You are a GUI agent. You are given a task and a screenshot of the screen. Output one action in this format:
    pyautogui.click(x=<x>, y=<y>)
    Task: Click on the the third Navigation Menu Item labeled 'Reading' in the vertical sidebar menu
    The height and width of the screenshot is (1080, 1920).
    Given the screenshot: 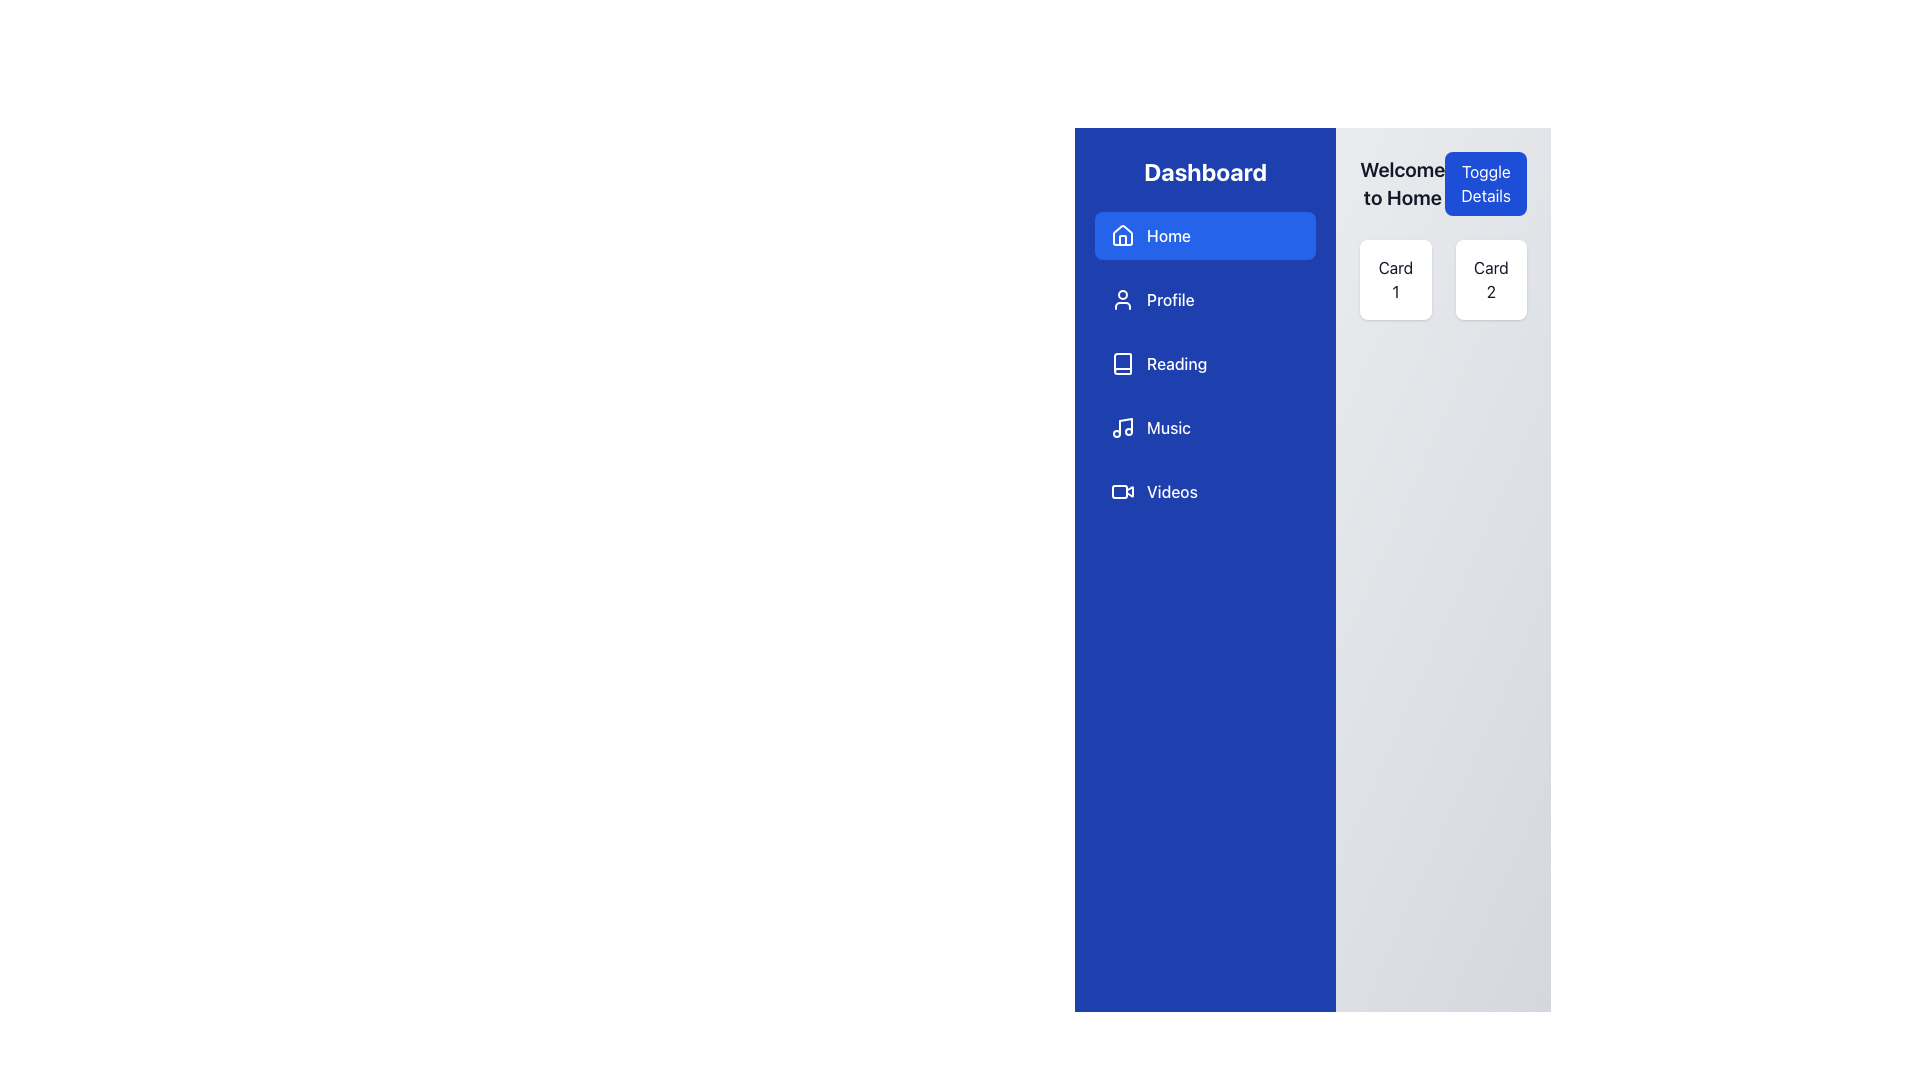 What is the action you would take?
    pyautogui.click(x=1204, y=363)
    